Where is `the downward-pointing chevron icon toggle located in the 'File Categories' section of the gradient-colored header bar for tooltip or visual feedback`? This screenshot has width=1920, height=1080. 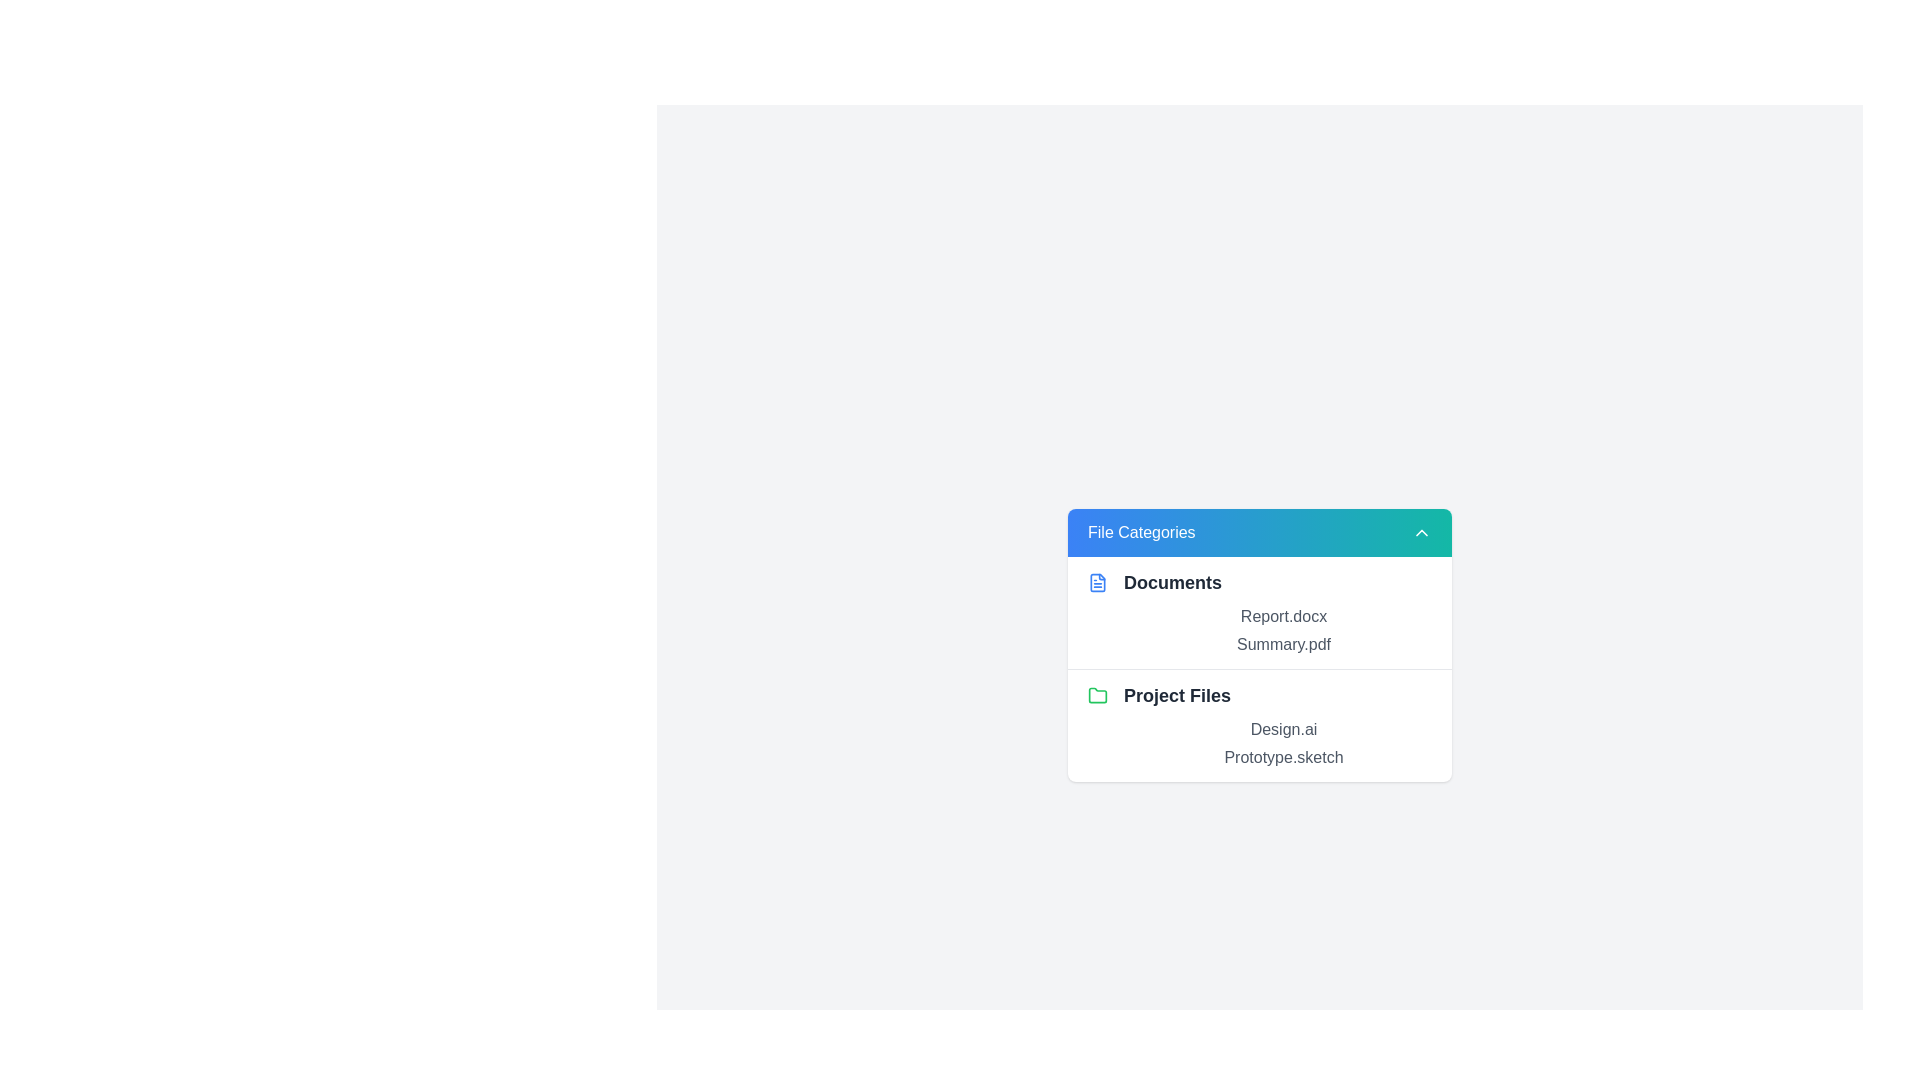
the downward-pointing chevron icon toggle located in the 'File Categories' section of the gradient-colored header bar for tooltip or visual feedback is located at coordinates (1420, 531).